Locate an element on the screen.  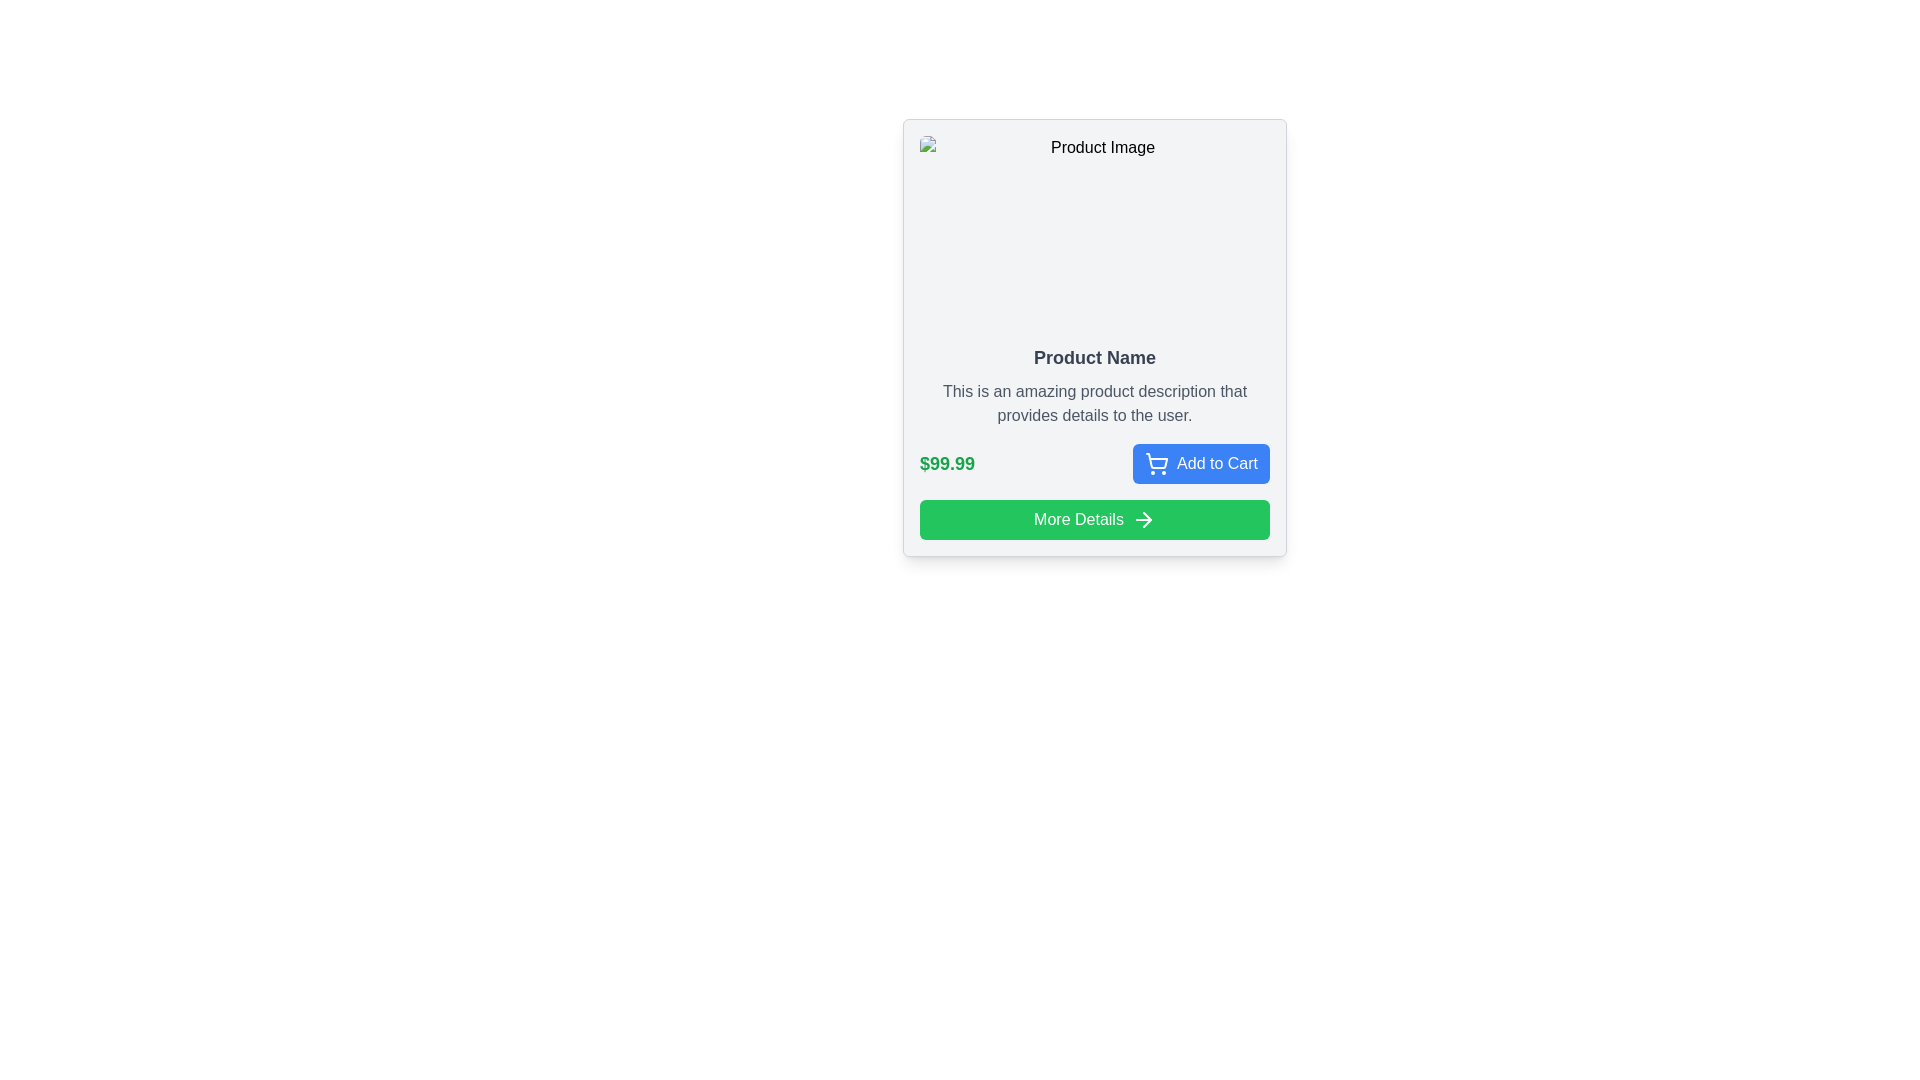
the text element displaying 'This is an amazing product description that provides details to the user.' which is positioned below the 'Product Name' text is located at coordinates (1093, 404).